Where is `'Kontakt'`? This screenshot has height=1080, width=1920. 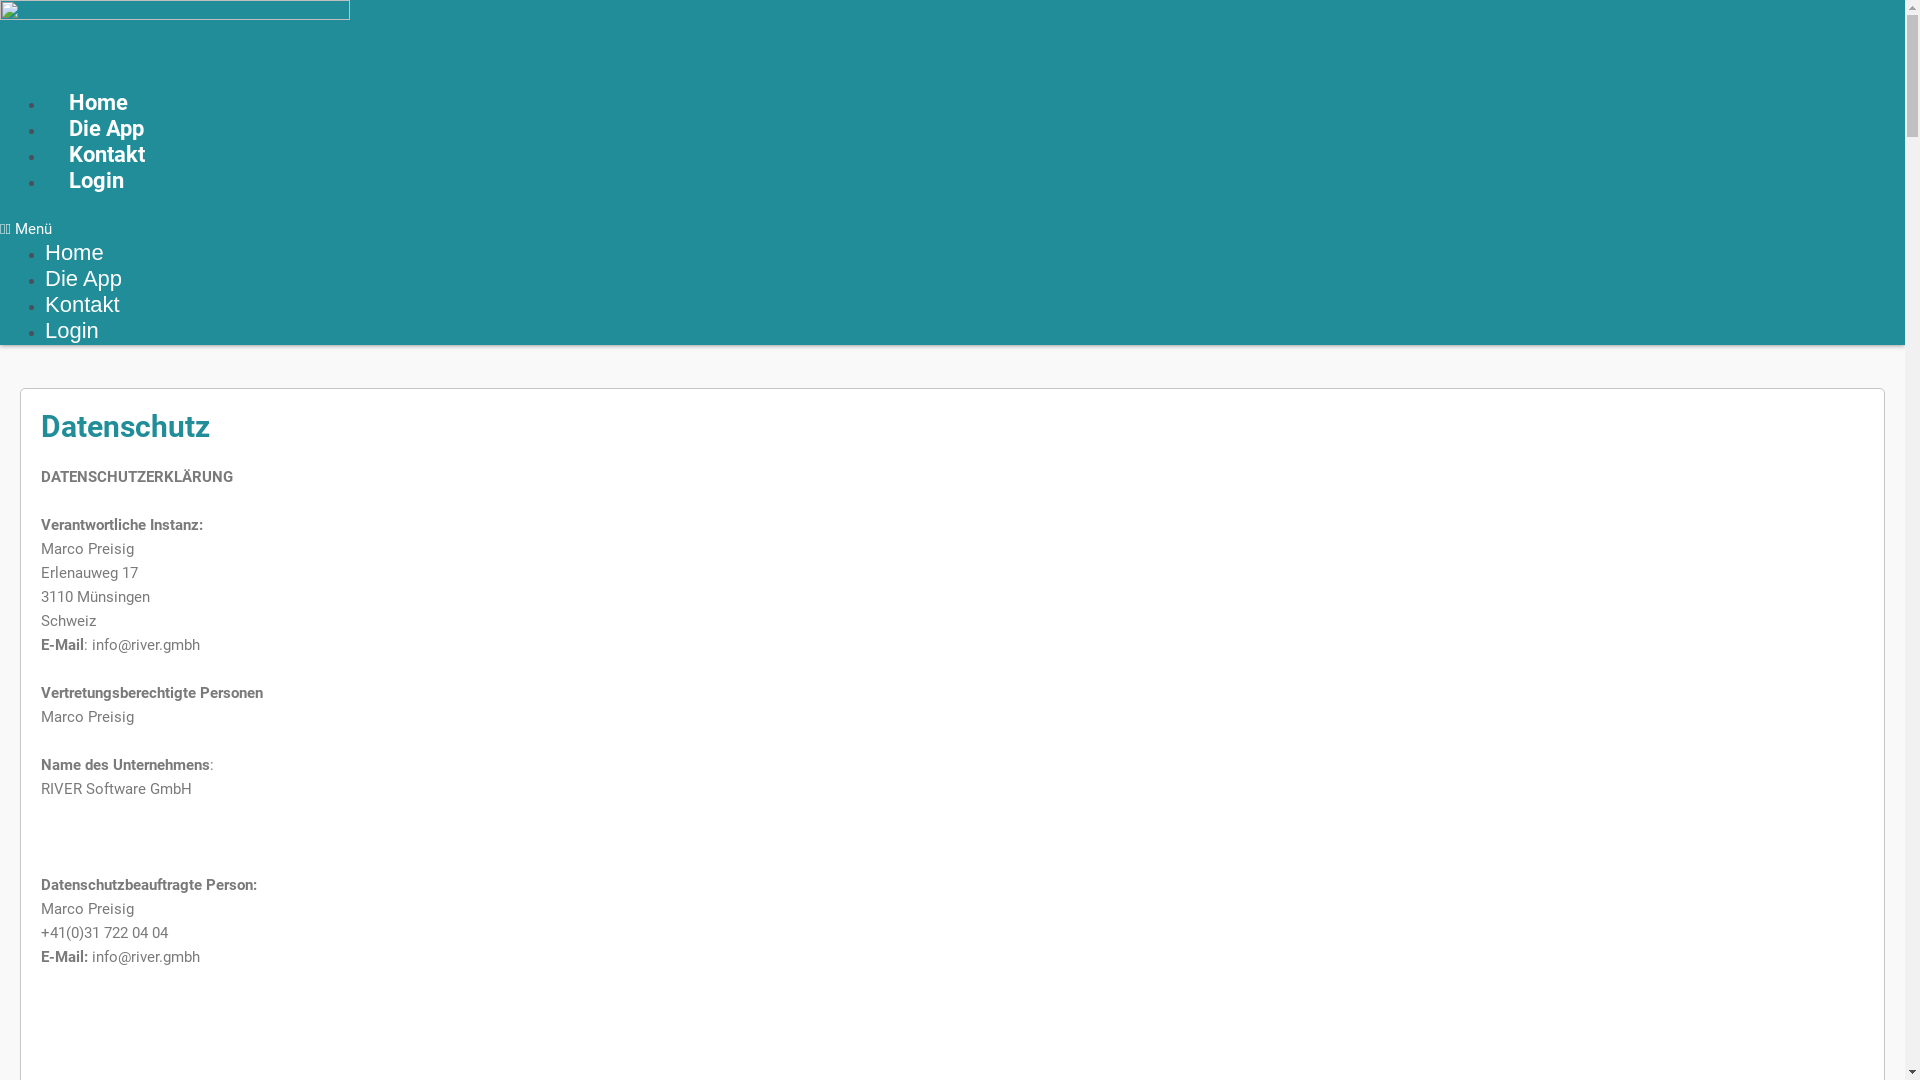 'Kontakt' is located at coordinates (105, 153).